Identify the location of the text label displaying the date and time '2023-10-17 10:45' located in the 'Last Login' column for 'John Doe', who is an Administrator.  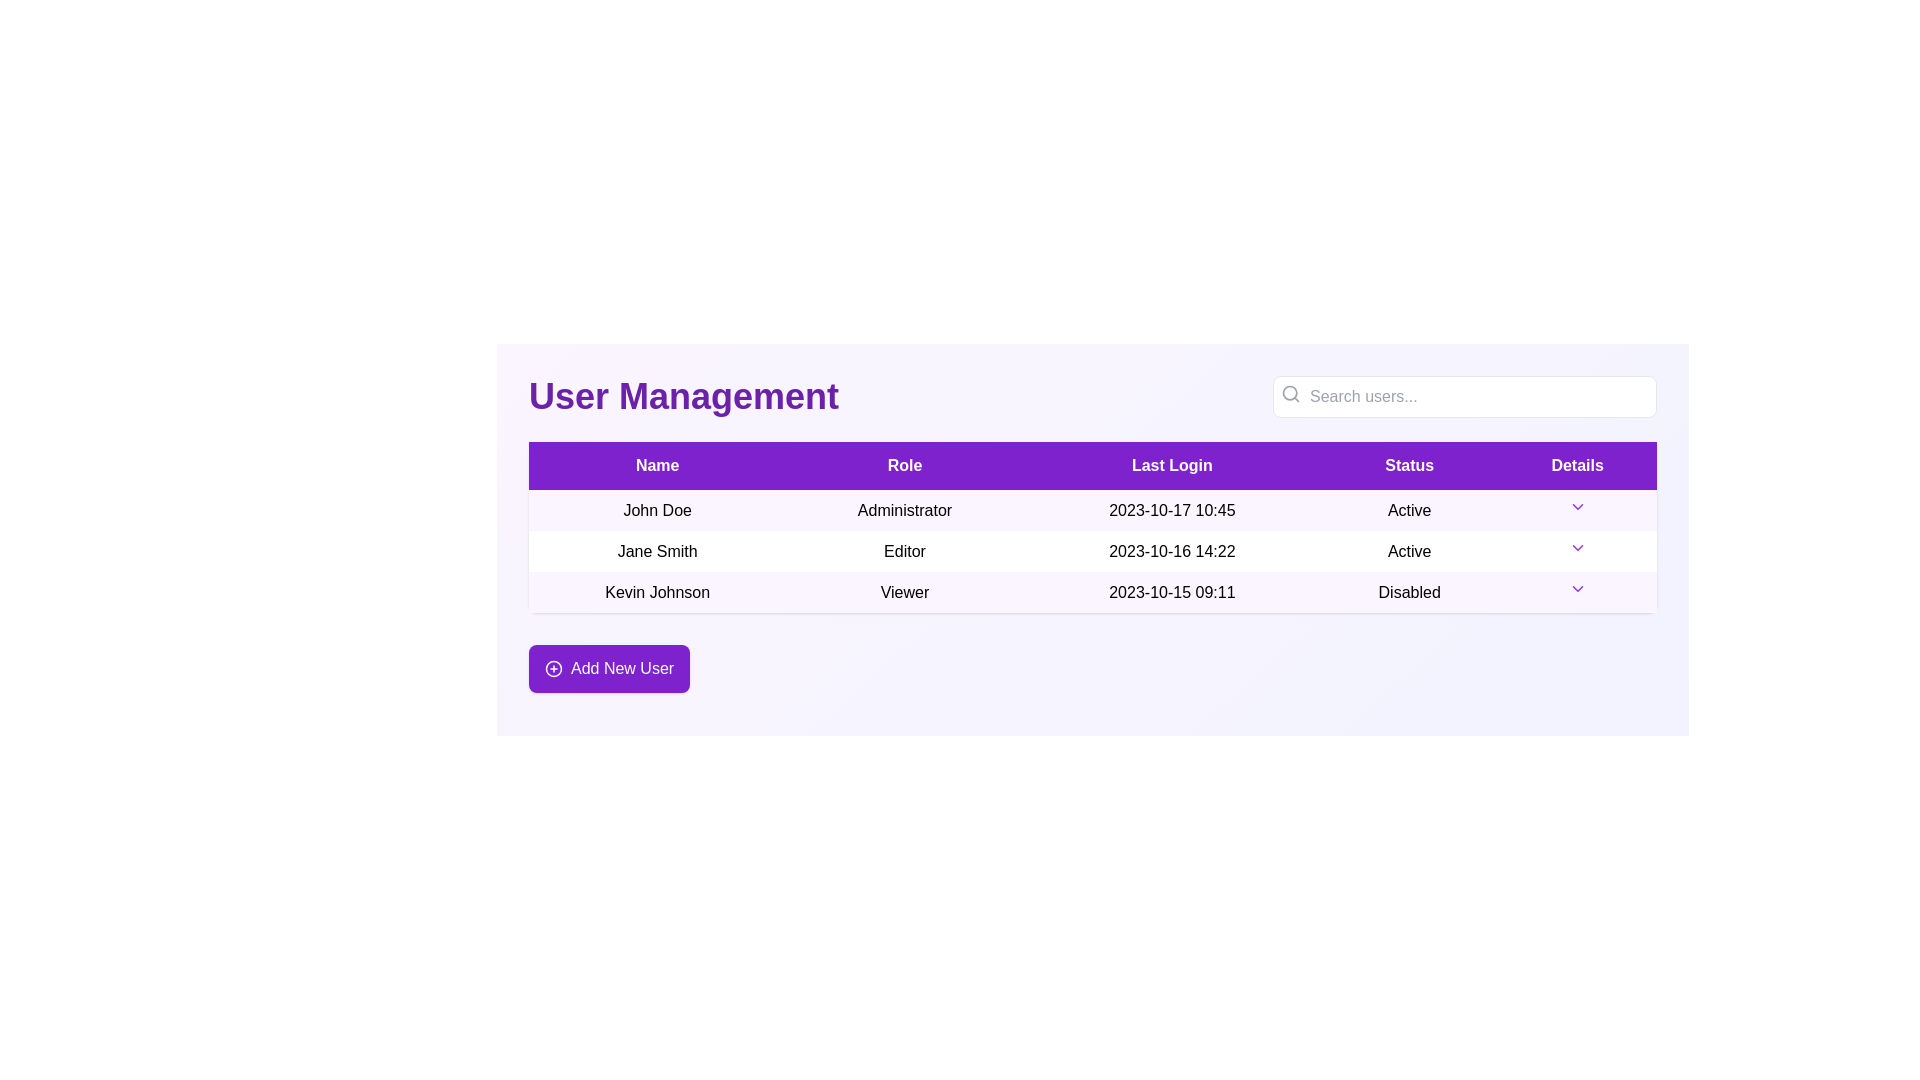
(1172, 509).